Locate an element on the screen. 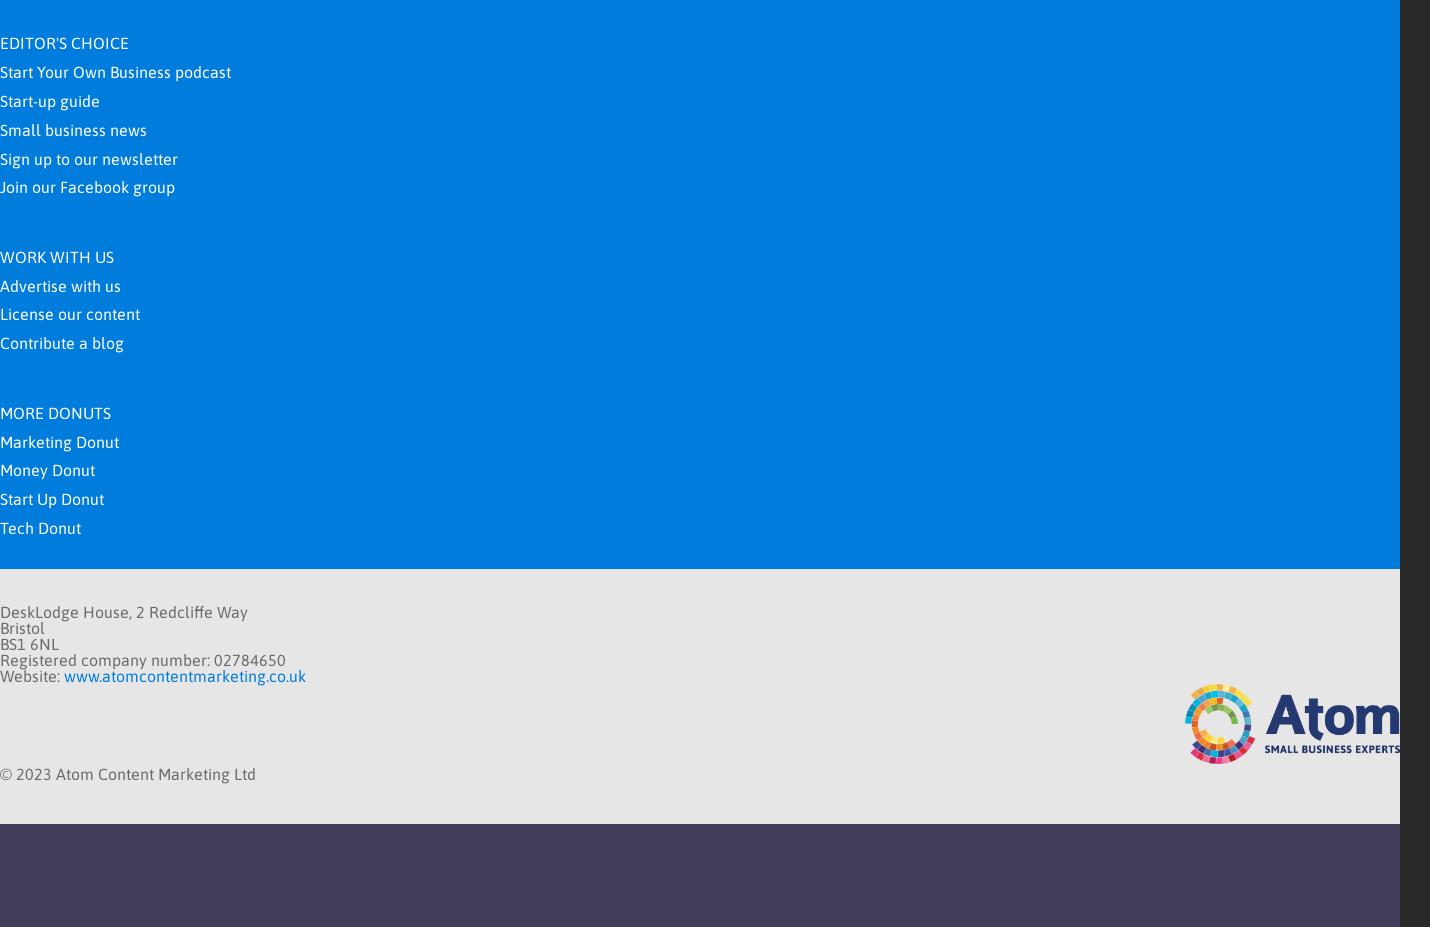 The width and height of the screenshot is (1430, 927). 'EDITOR'S CHOICE' is located at coordinates (63, 42).